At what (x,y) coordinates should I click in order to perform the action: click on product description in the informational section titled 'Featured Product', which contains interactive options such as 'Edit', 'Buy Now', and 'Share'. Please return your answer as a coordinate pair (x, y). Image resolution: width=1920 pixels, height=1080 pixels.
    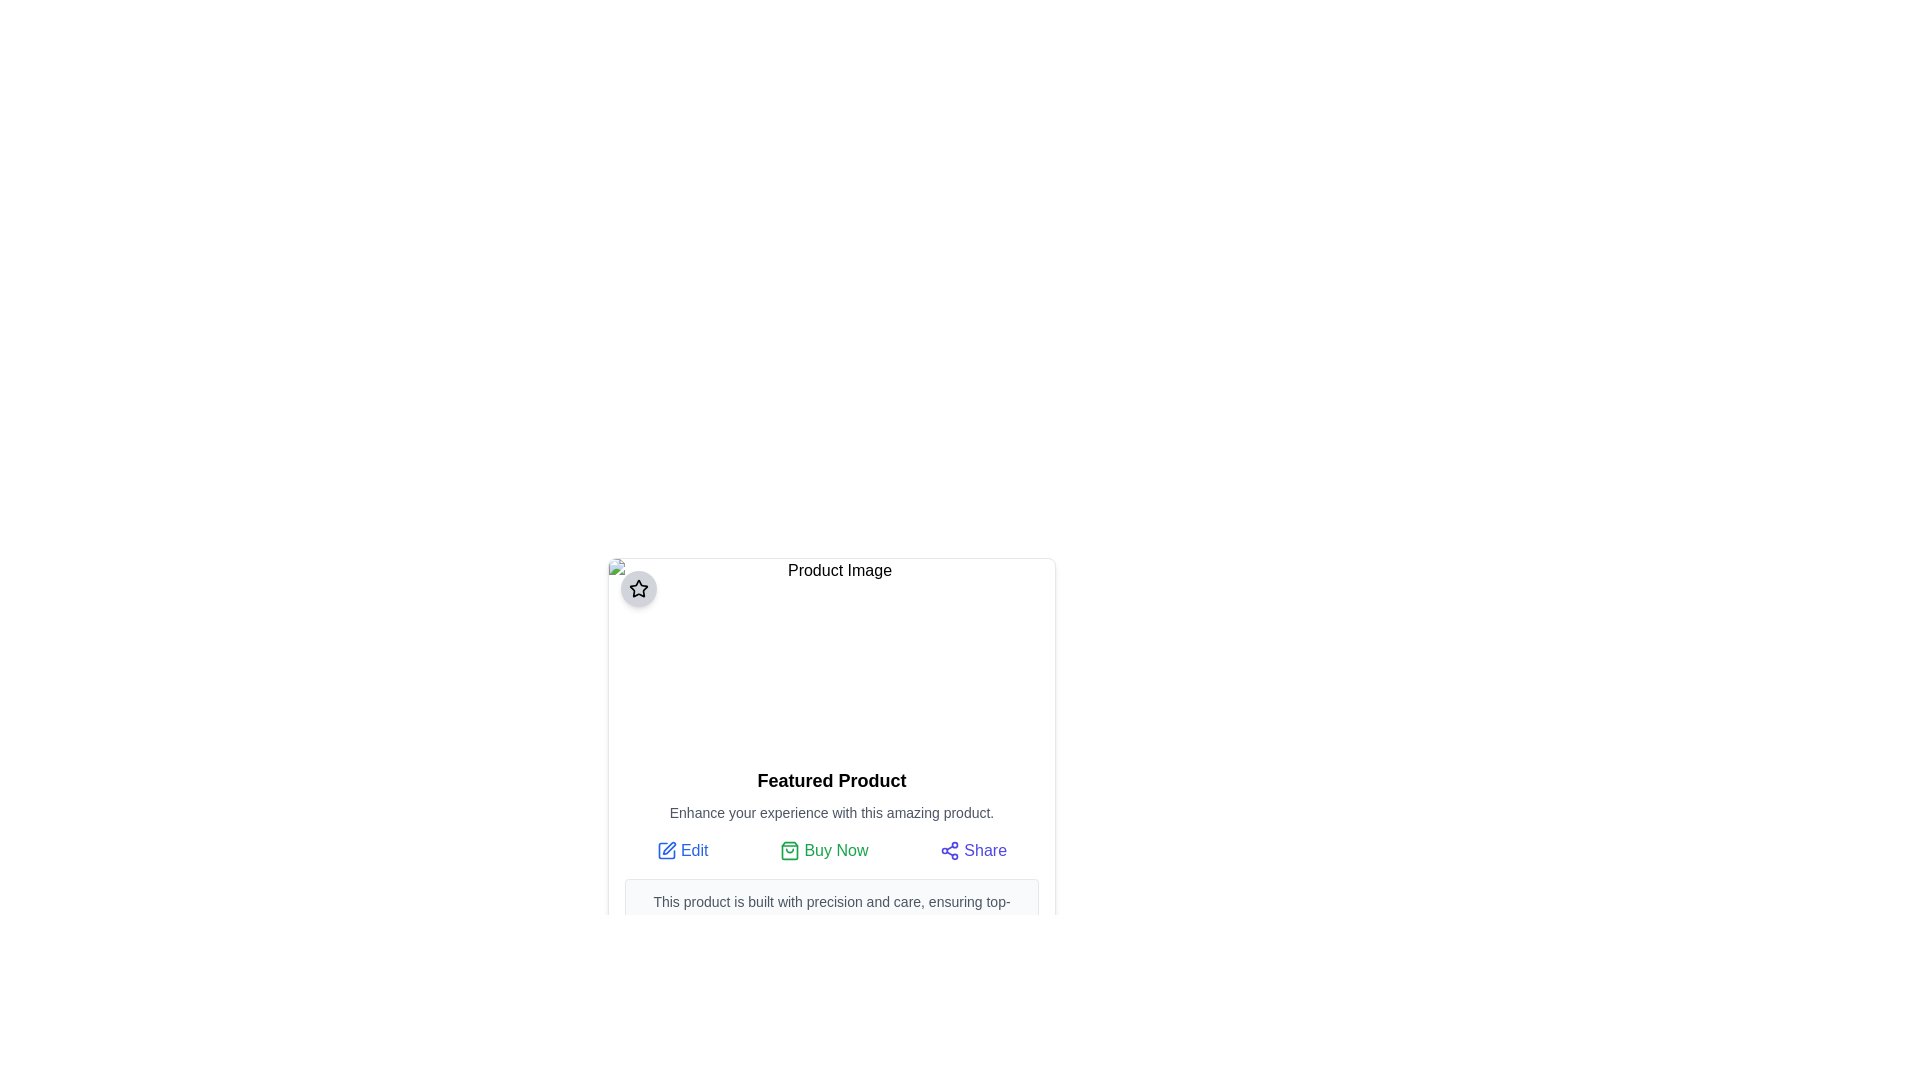
    Looking at the image, I should click on (831, 870).